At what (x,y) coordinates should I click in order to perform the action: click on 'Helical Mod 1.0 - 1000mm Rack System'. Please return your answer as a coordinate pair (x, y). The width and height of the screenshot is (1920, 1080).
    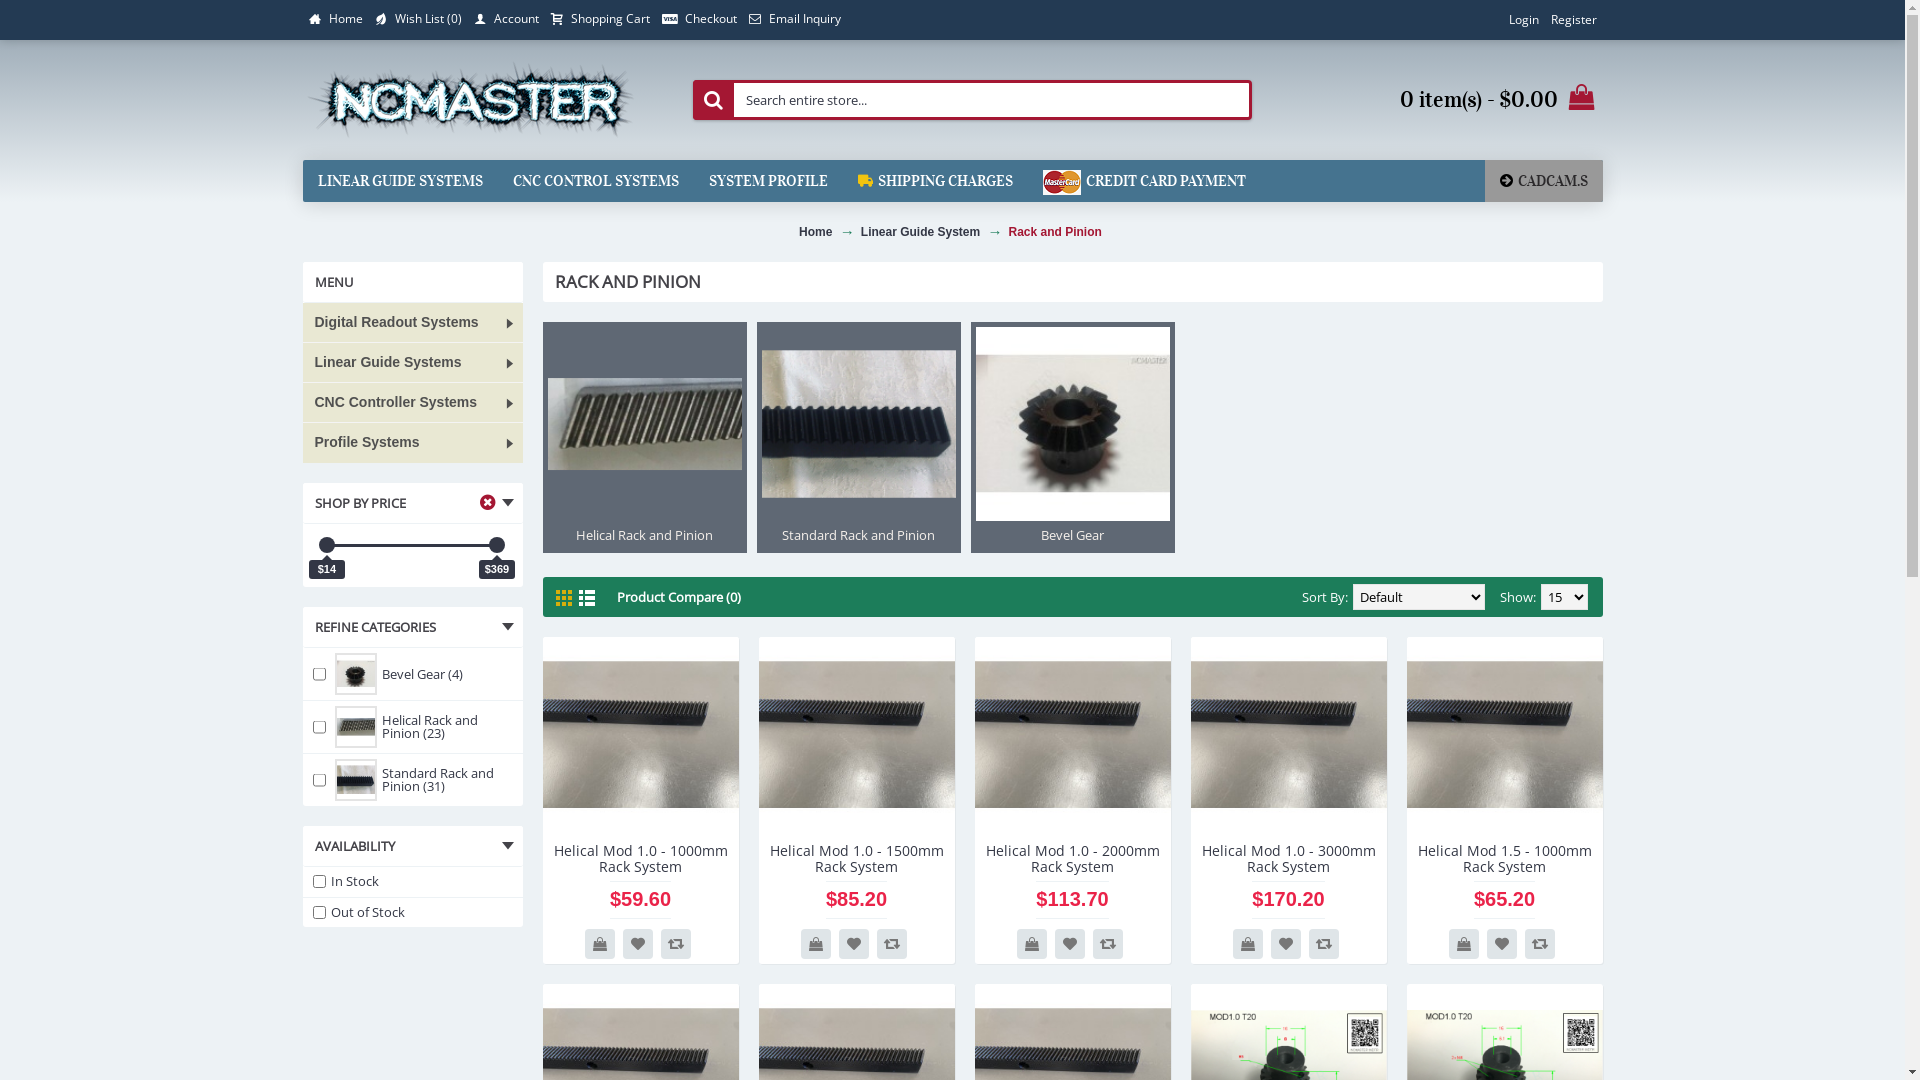
    Looking at the image, I should click on (638, 735).